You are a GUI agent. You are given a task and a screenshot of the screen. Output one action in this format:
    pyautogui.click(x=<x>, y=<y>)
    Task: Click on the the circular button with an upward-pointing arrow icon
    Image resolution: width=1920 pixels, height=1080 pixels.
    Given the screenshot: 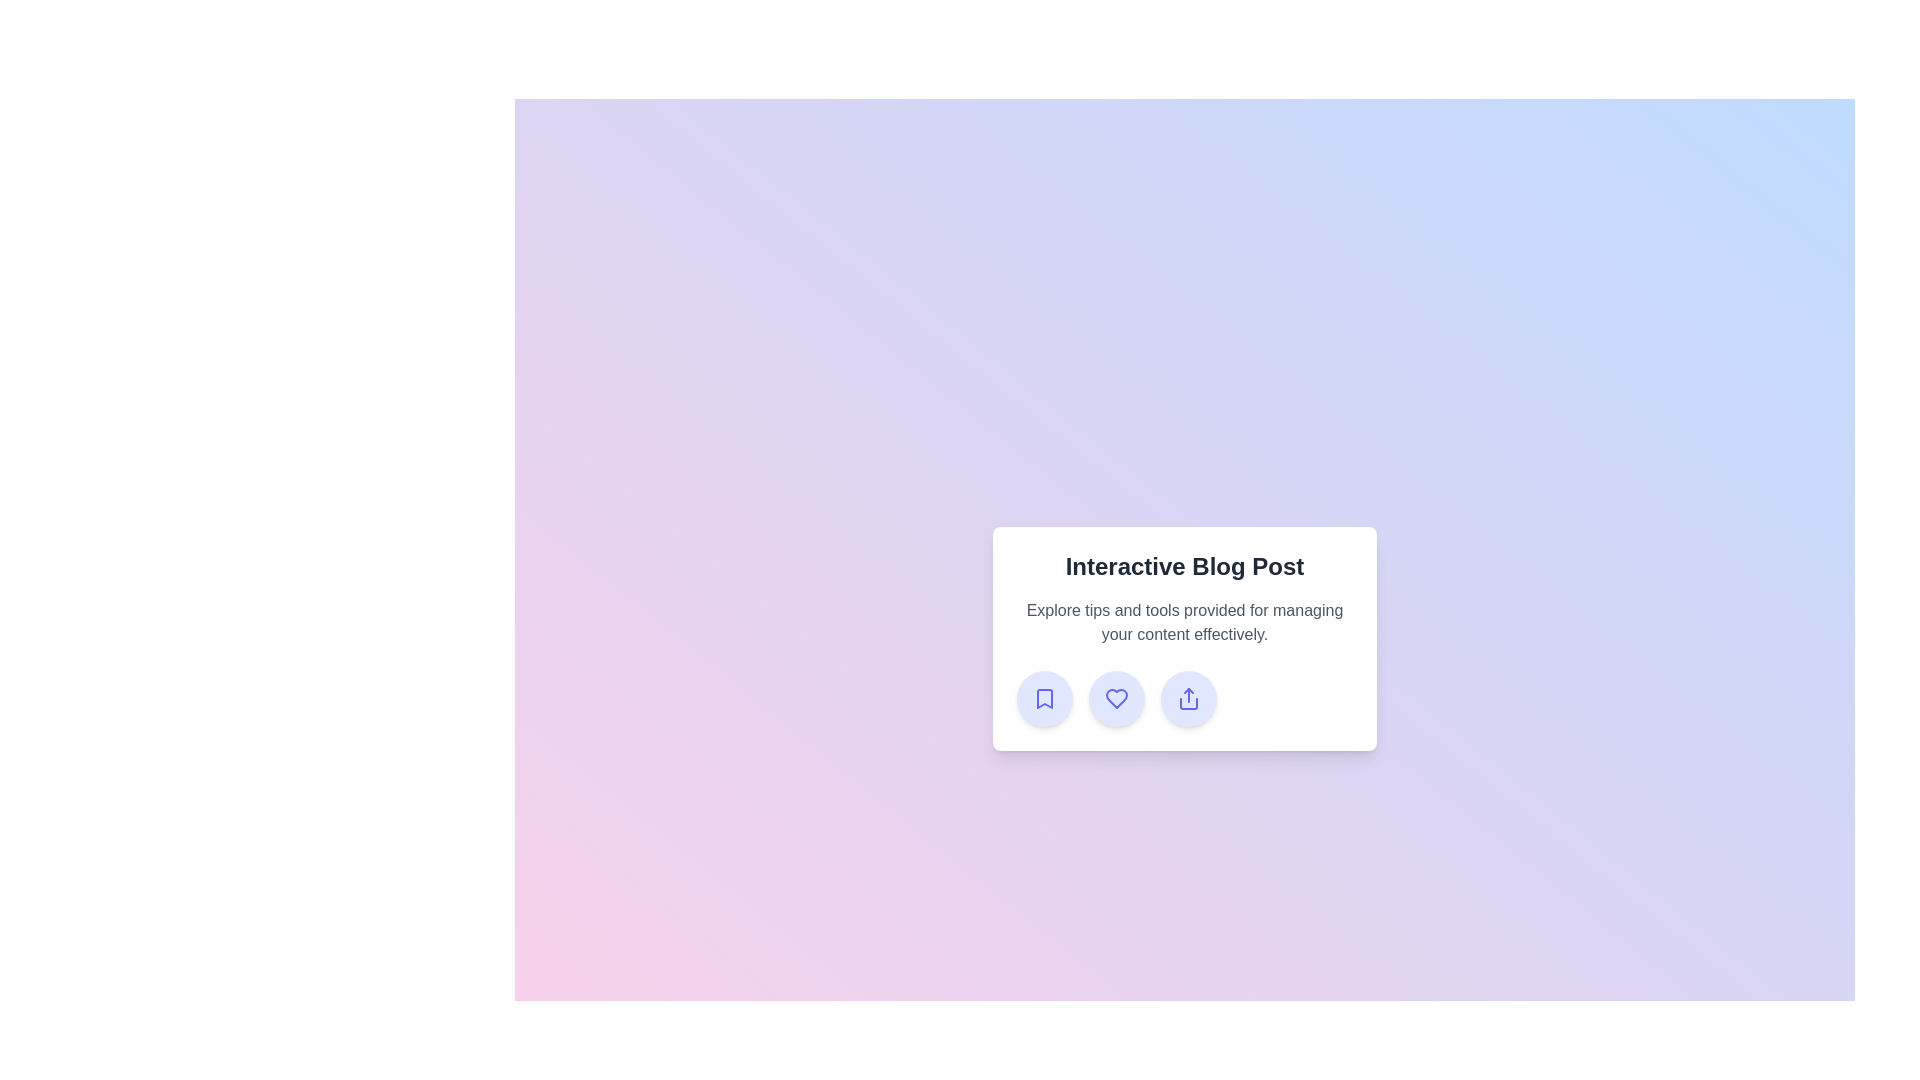 What is the action you would take?
    pyautogui.click(x=1189, y=697)
    